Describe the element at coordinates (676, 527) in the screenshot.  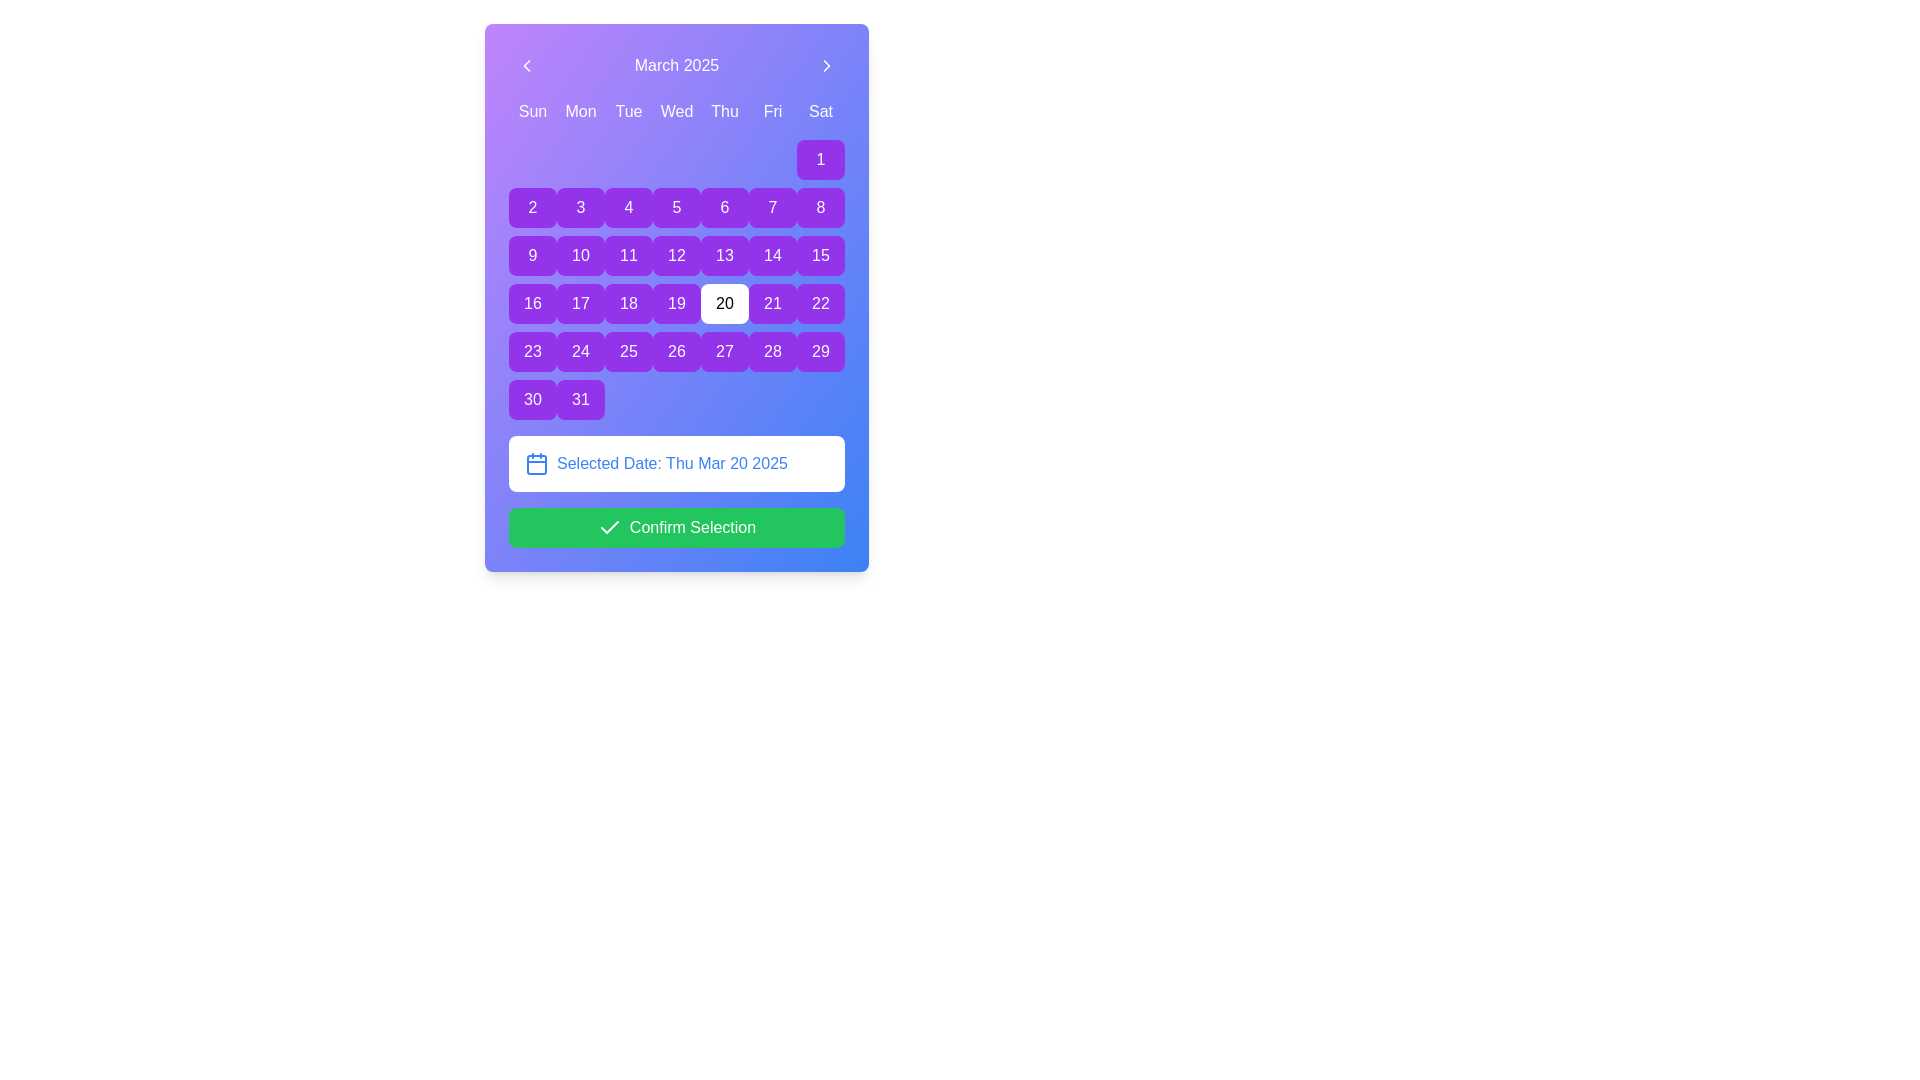
I see `the wide rectangular green button labeled 'Confirm Selection' with a white checkmark icon to confirm the selection` at that location.